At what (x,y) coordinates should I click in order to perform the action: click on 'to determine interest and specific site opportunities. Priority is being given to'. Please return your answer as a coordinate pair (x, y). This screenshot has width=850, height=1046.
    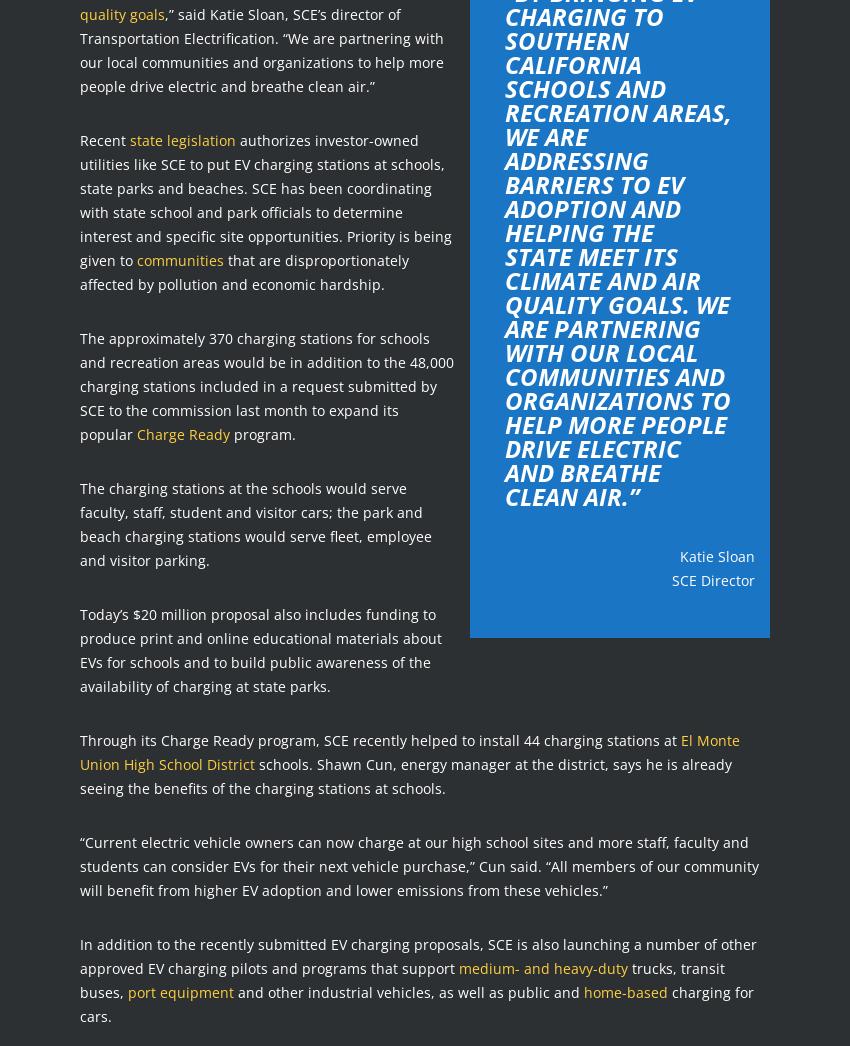
    Looking at the image, I should click on (264, 234).